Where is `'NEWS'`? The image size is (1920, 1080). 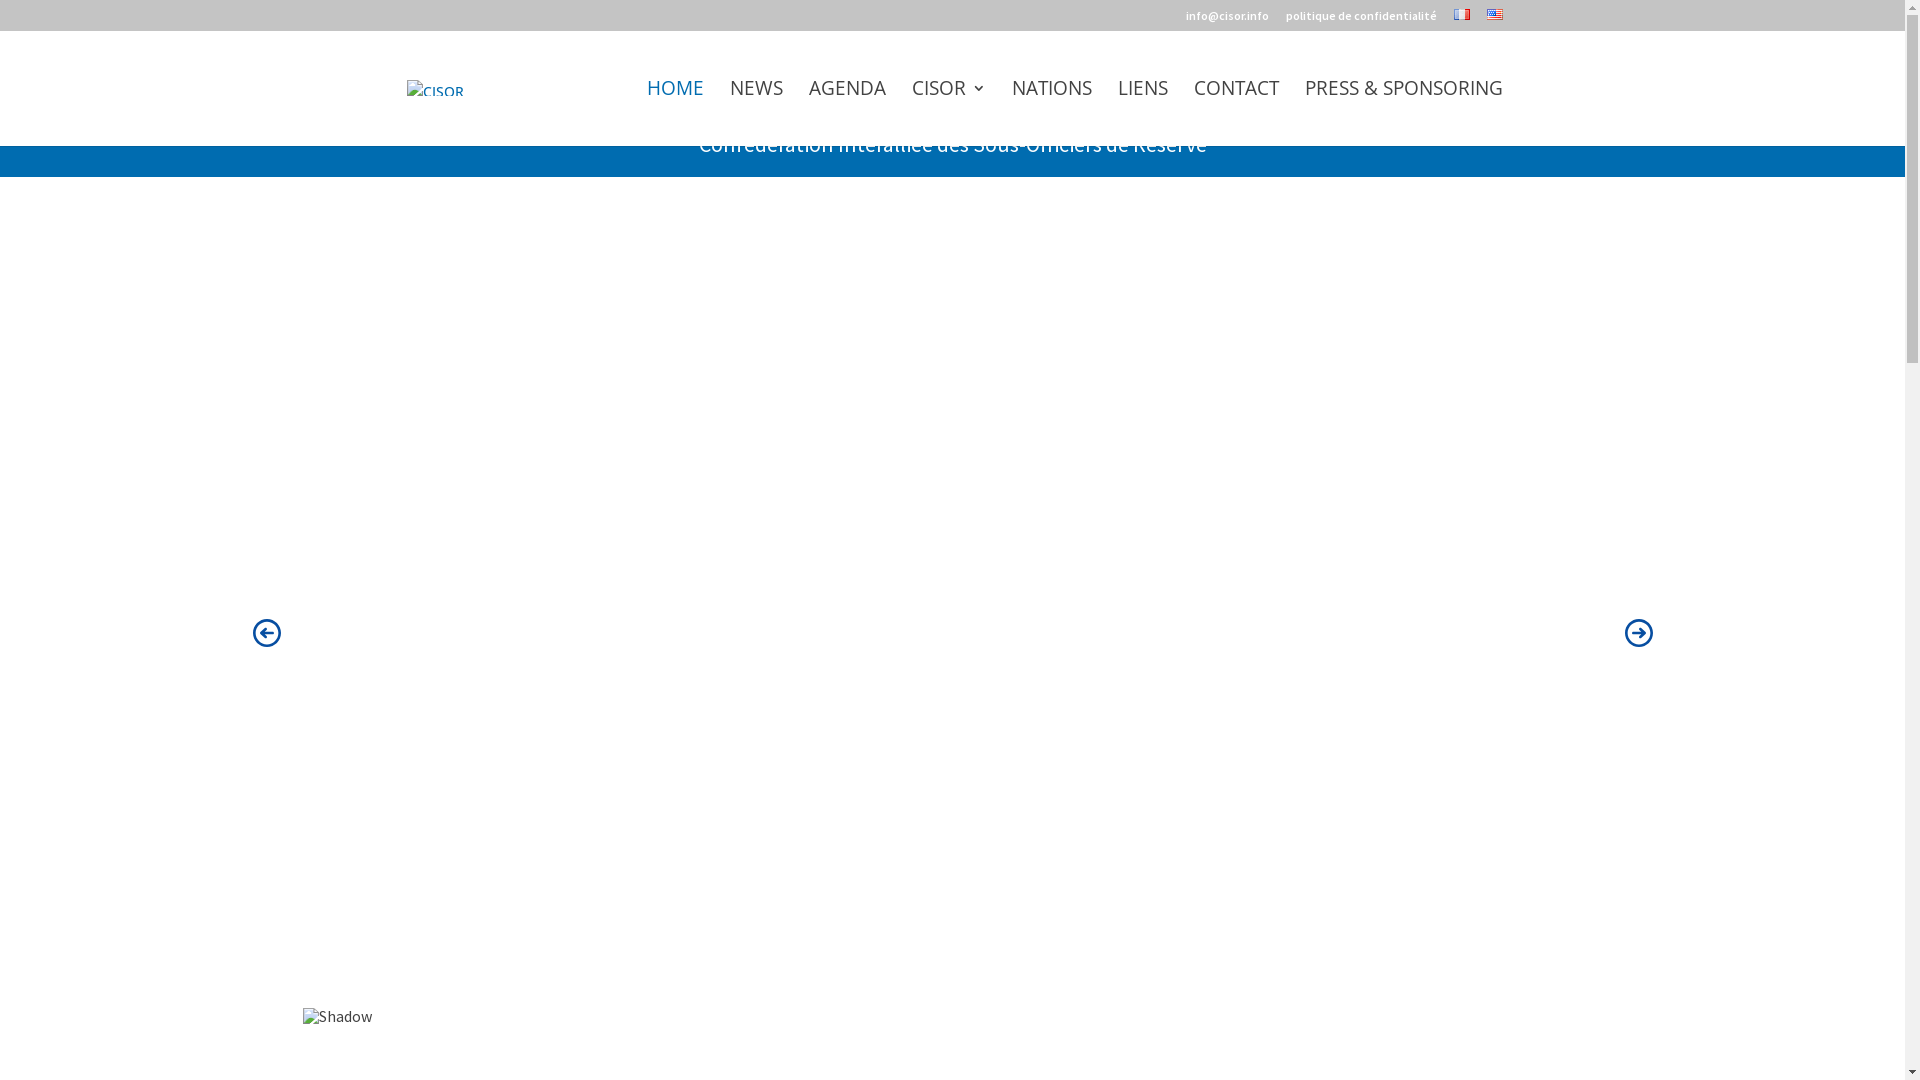
'NEWS' is located at coordinates (755, 113).